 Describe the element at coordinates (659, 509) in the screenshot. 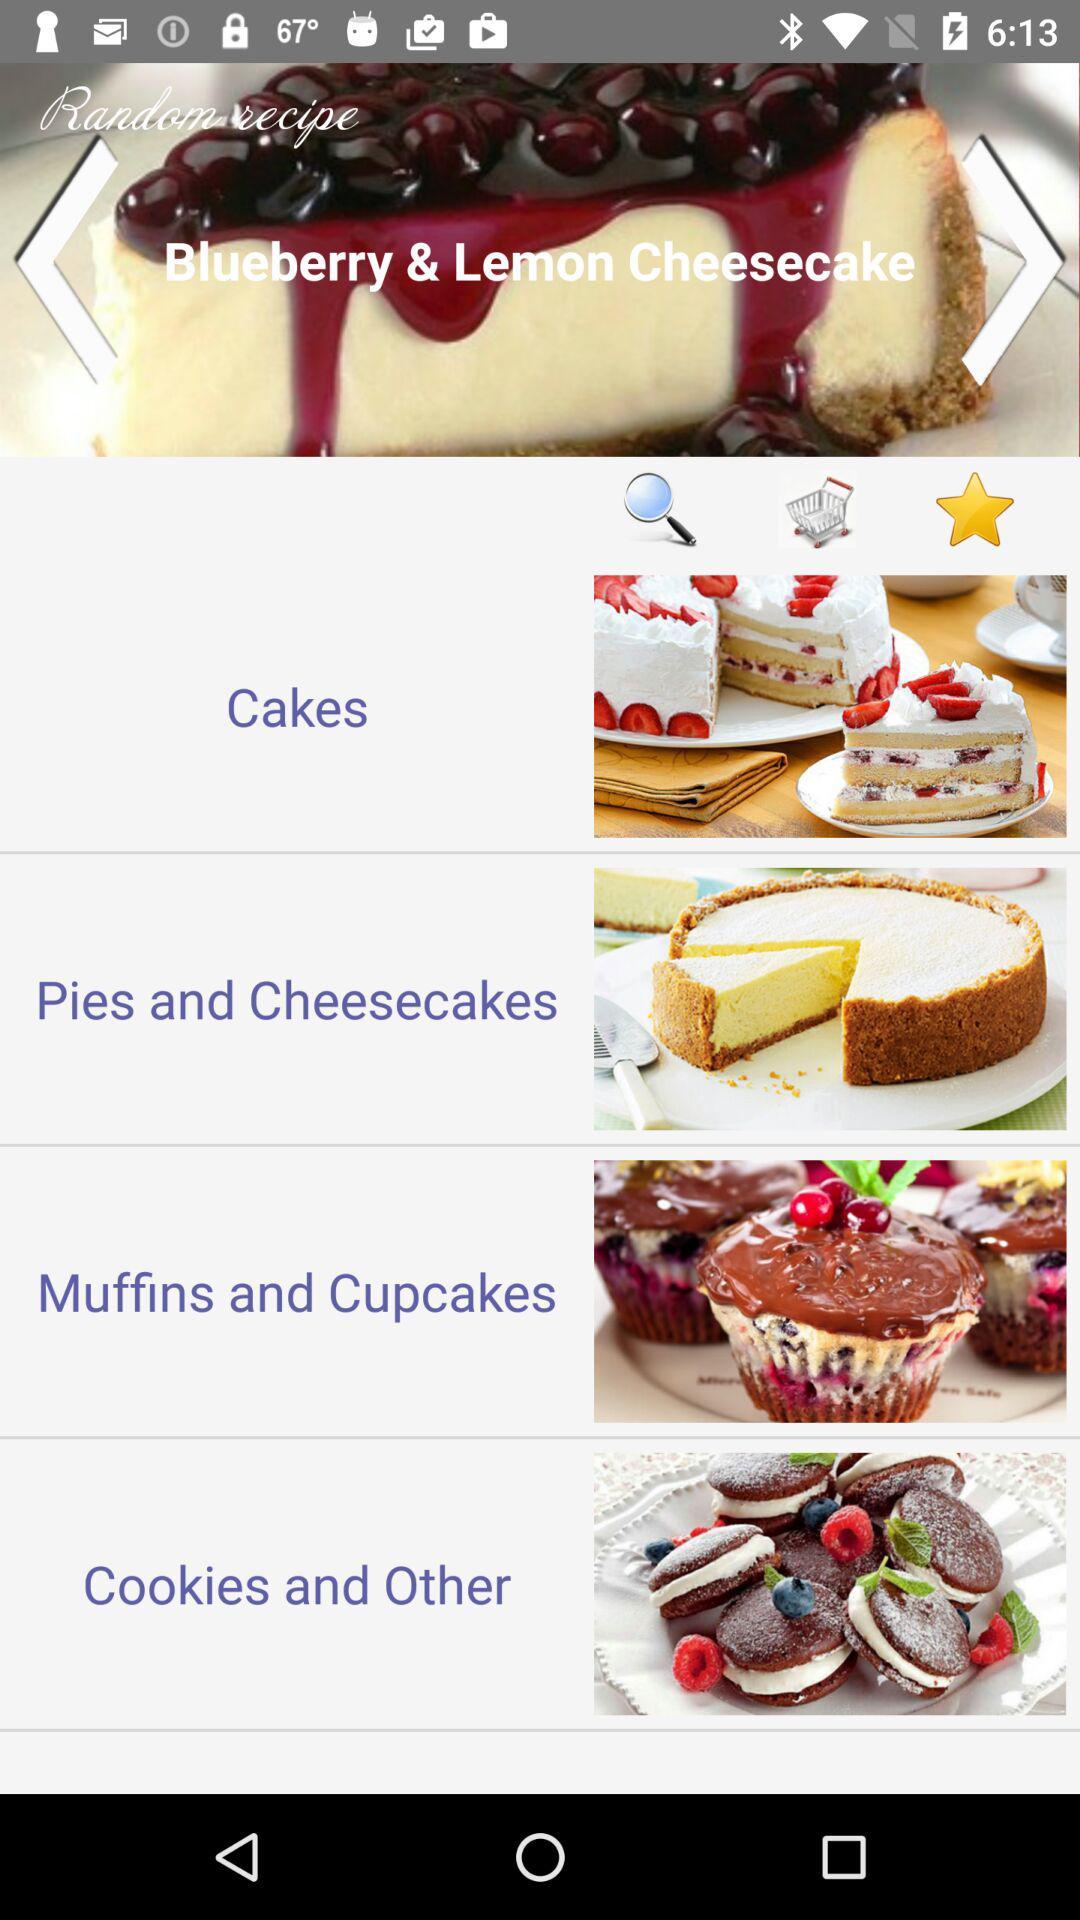

I see `search button` at that location.